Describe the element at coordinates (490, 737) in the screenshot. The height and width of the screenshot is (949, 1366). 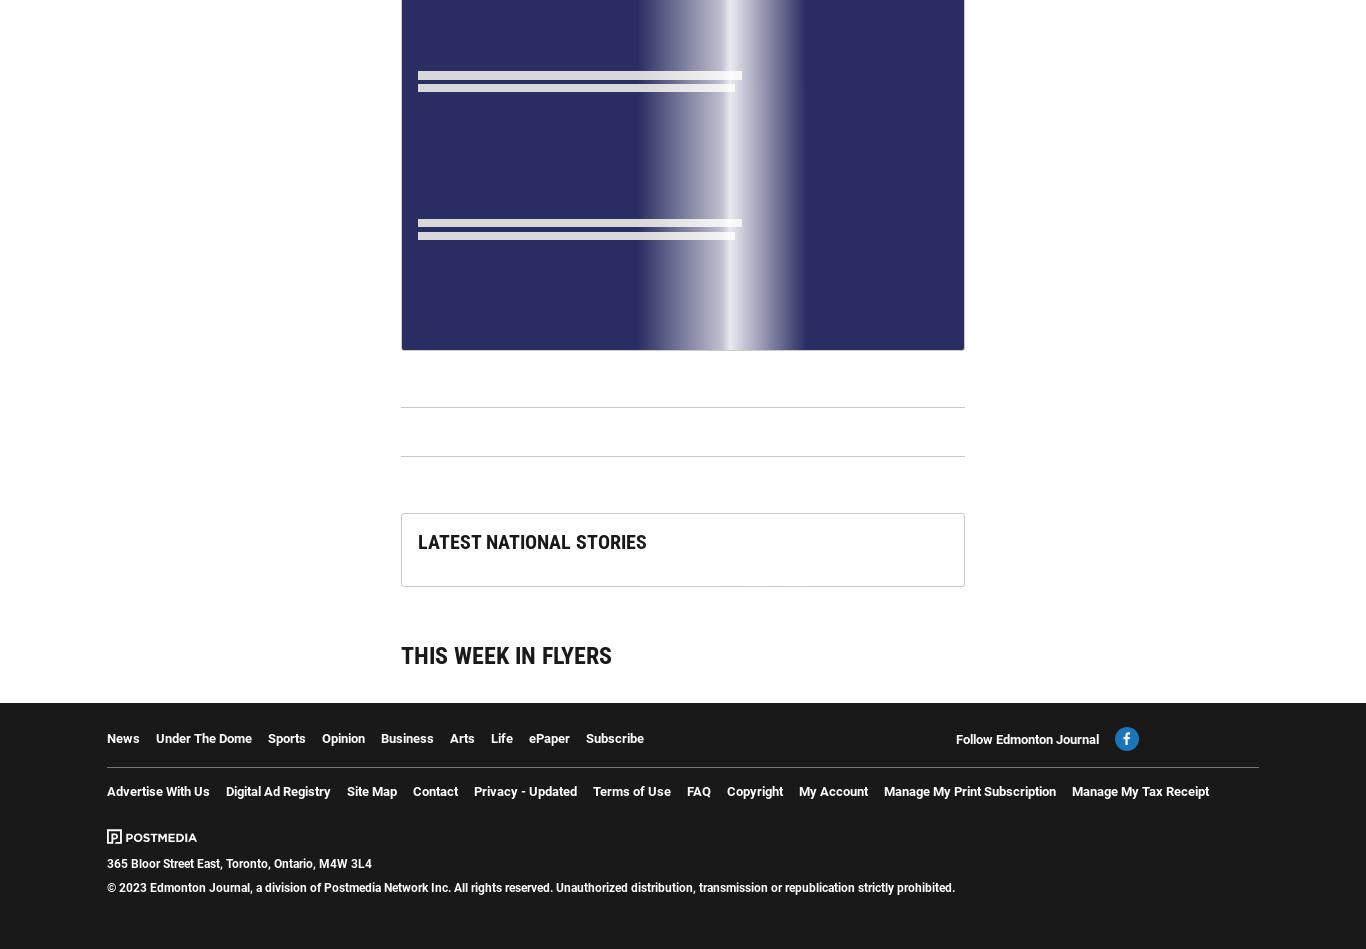
I see `'Life'` at that location.